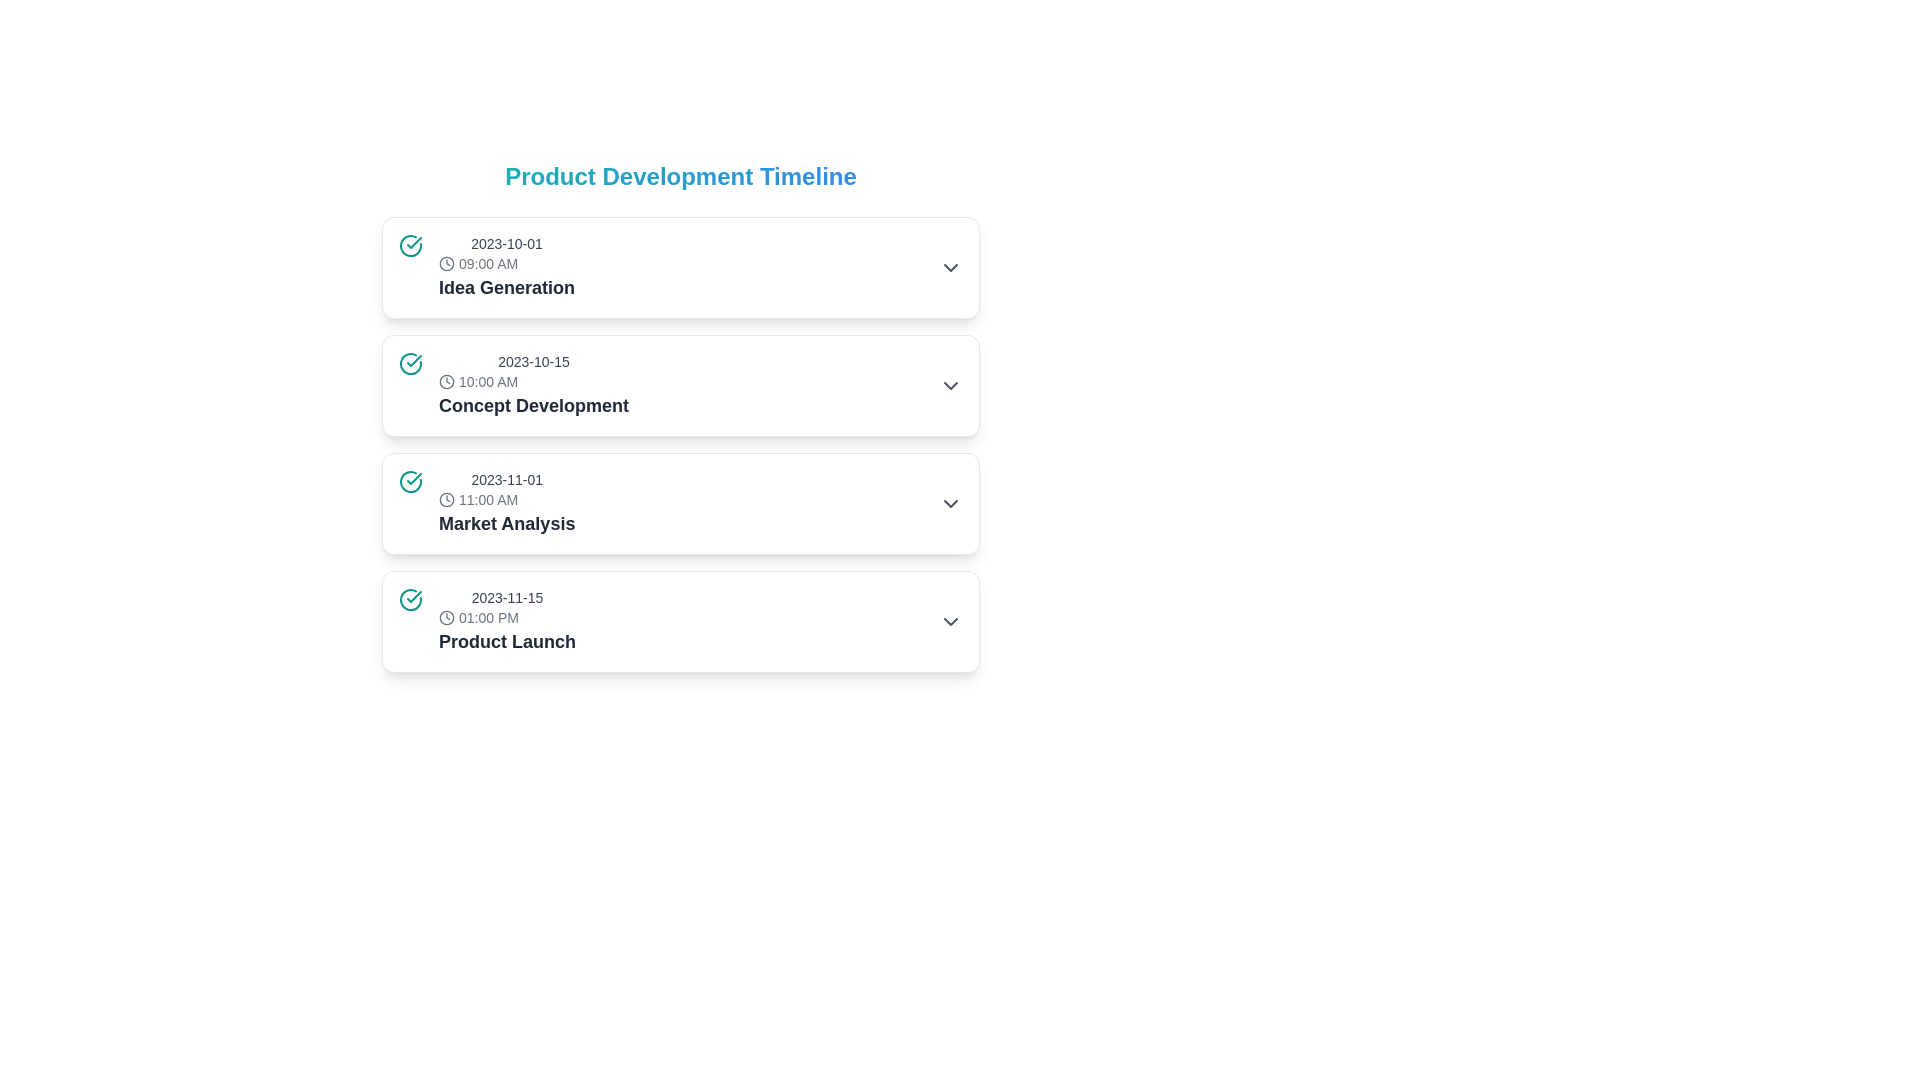 This screenshot has height=1080, width=1920. Describe the element at coordinates (681, 266) in the screenshot. I see `on the first card in the timeline representing 'Idea Generation' scheduled for '2023-10-01 09:00 AM'` at that location.